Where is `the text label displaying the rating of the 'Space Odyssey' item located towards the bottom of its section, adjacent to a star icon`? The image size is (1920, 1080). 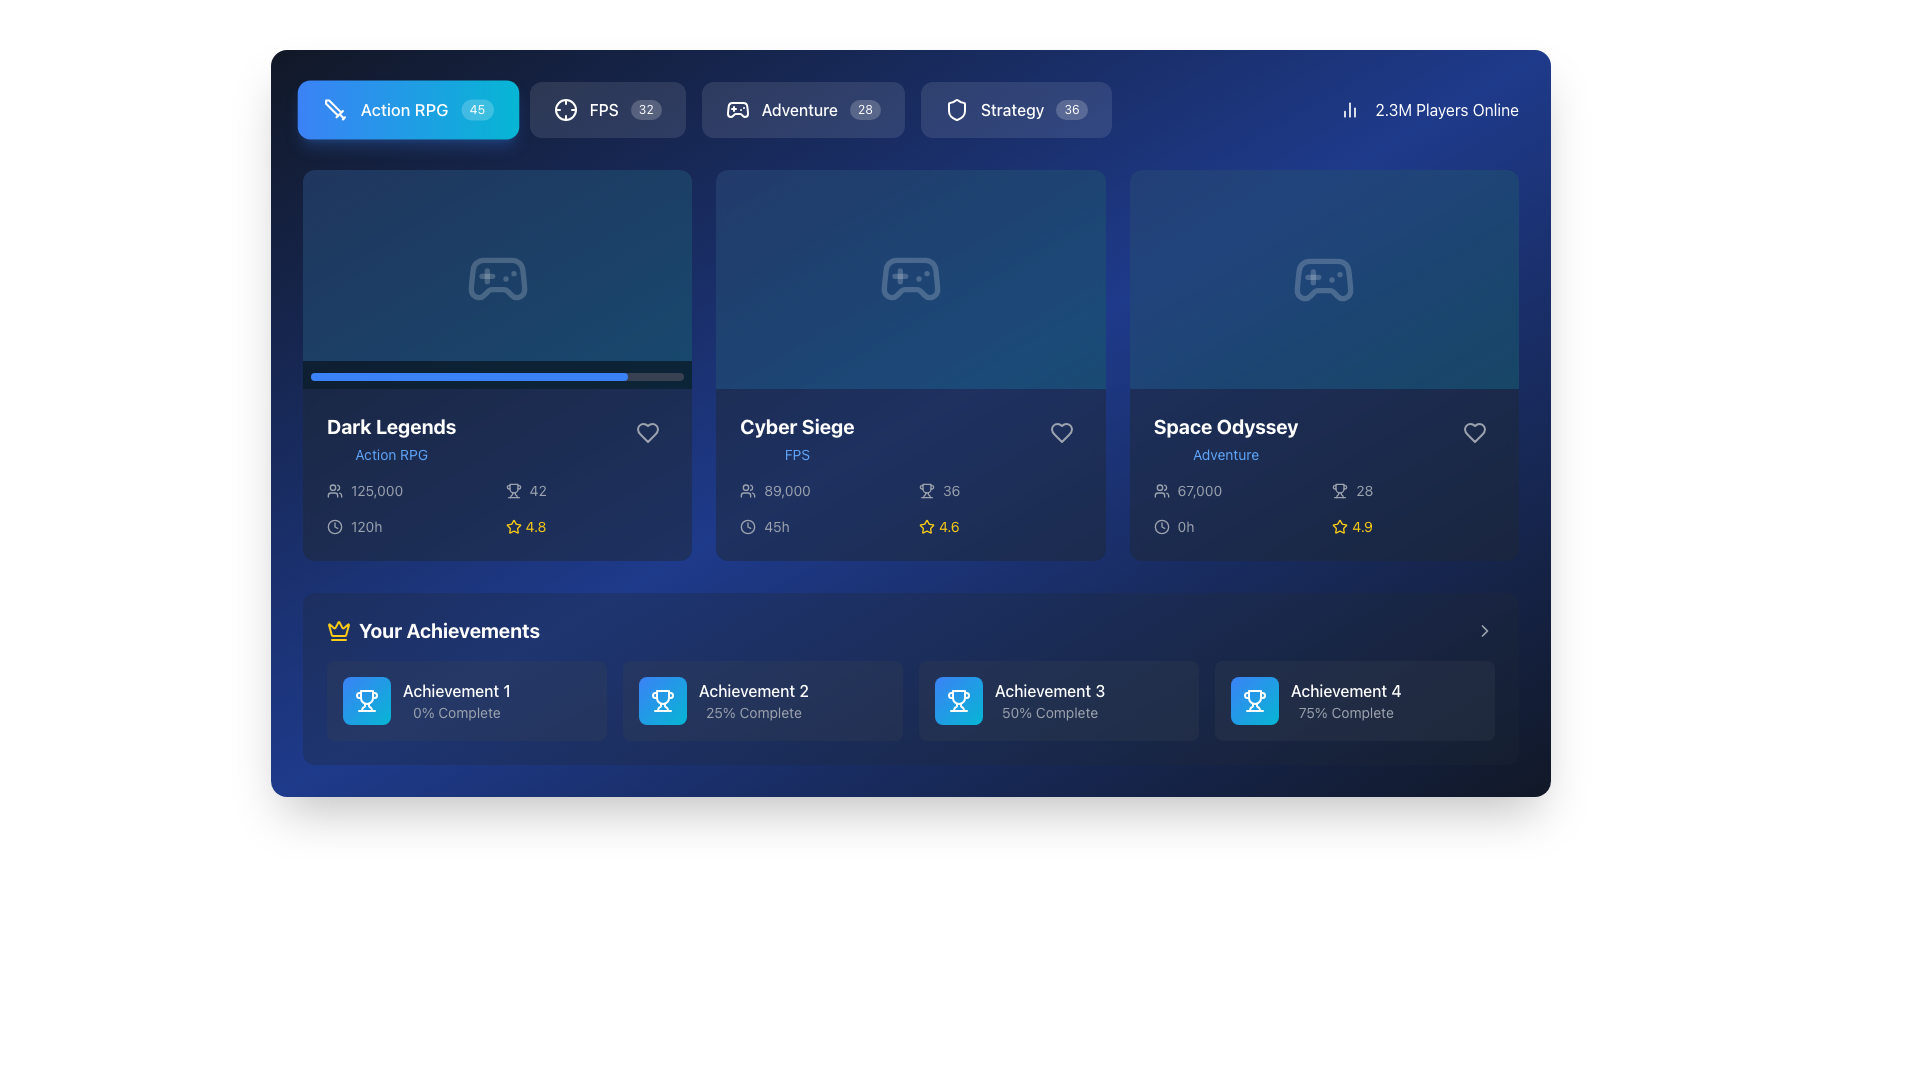 the text label displaying the rating of the 'Space Odyssey' item located towards the bottom of its section, adjacent to a star icon is located at coordinates (1361, 526).